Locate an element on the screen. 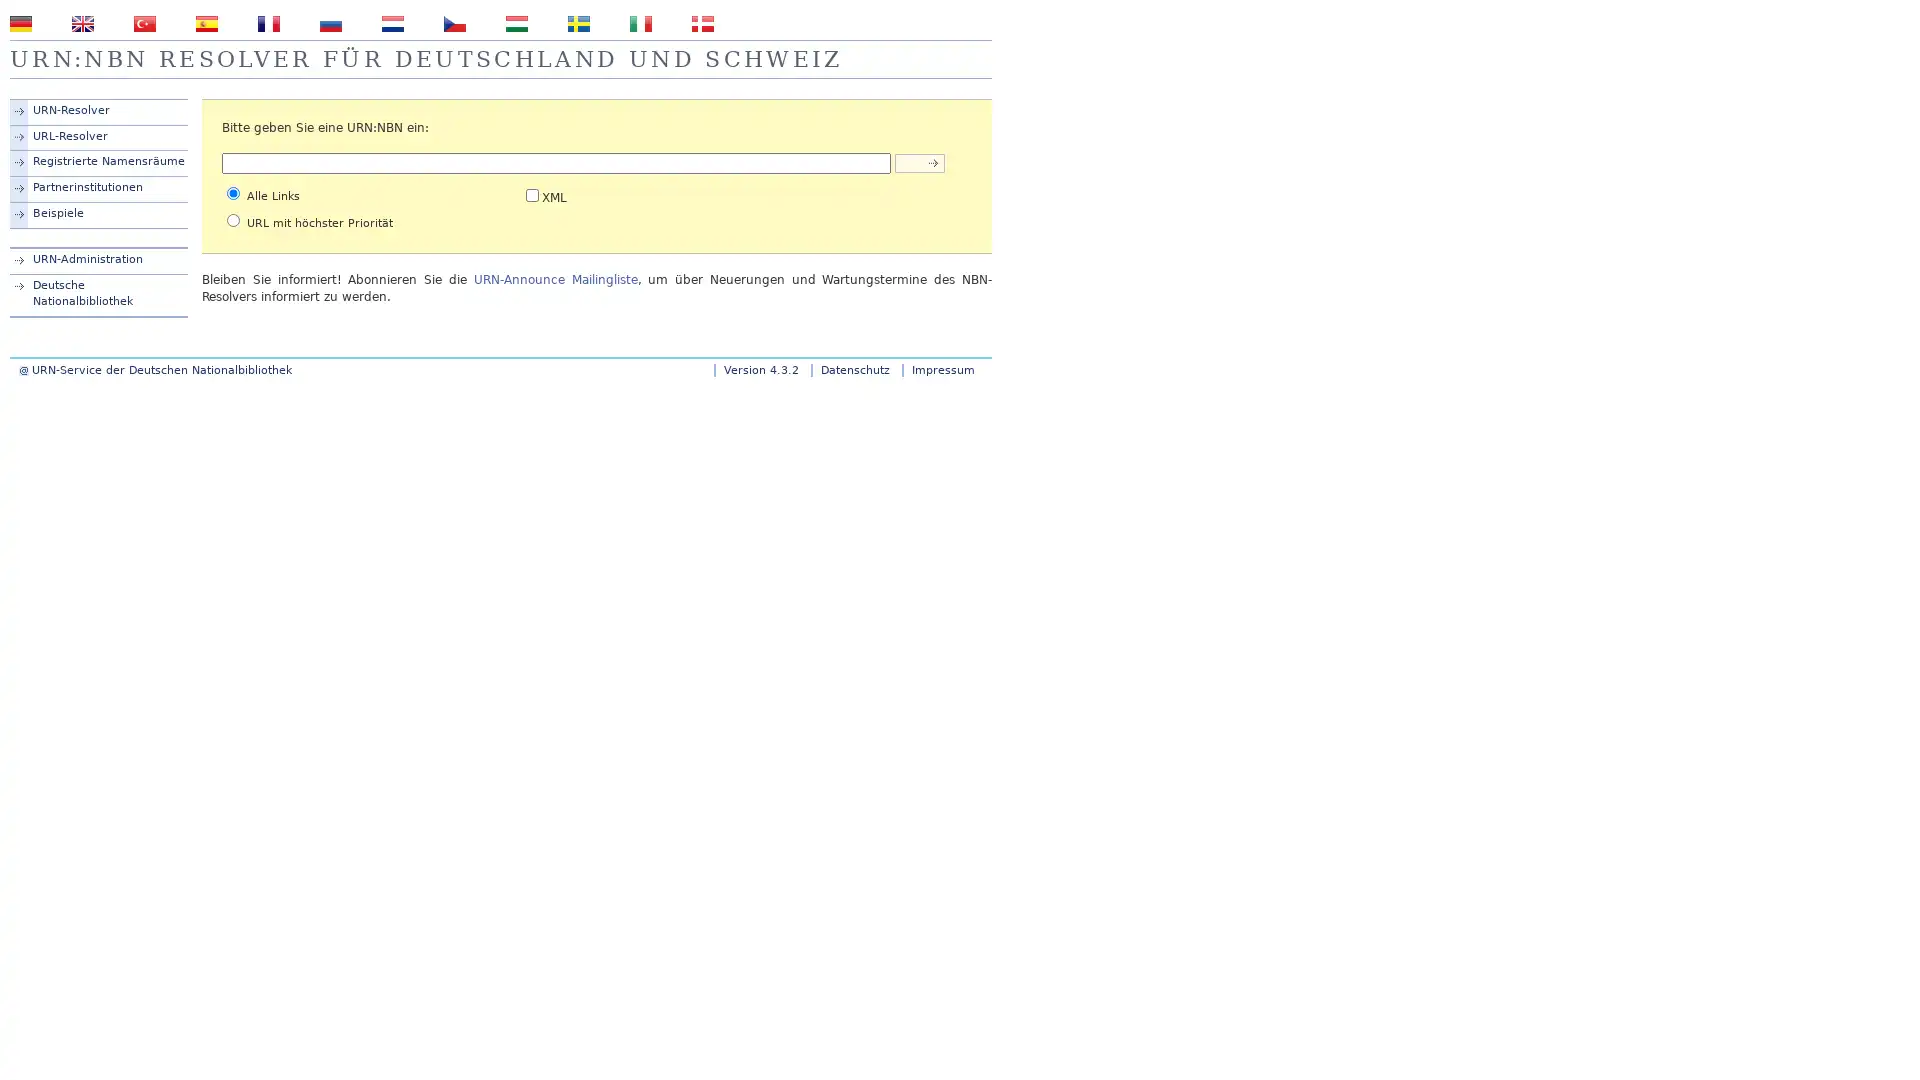  cz is located at coordinates (454, 23).